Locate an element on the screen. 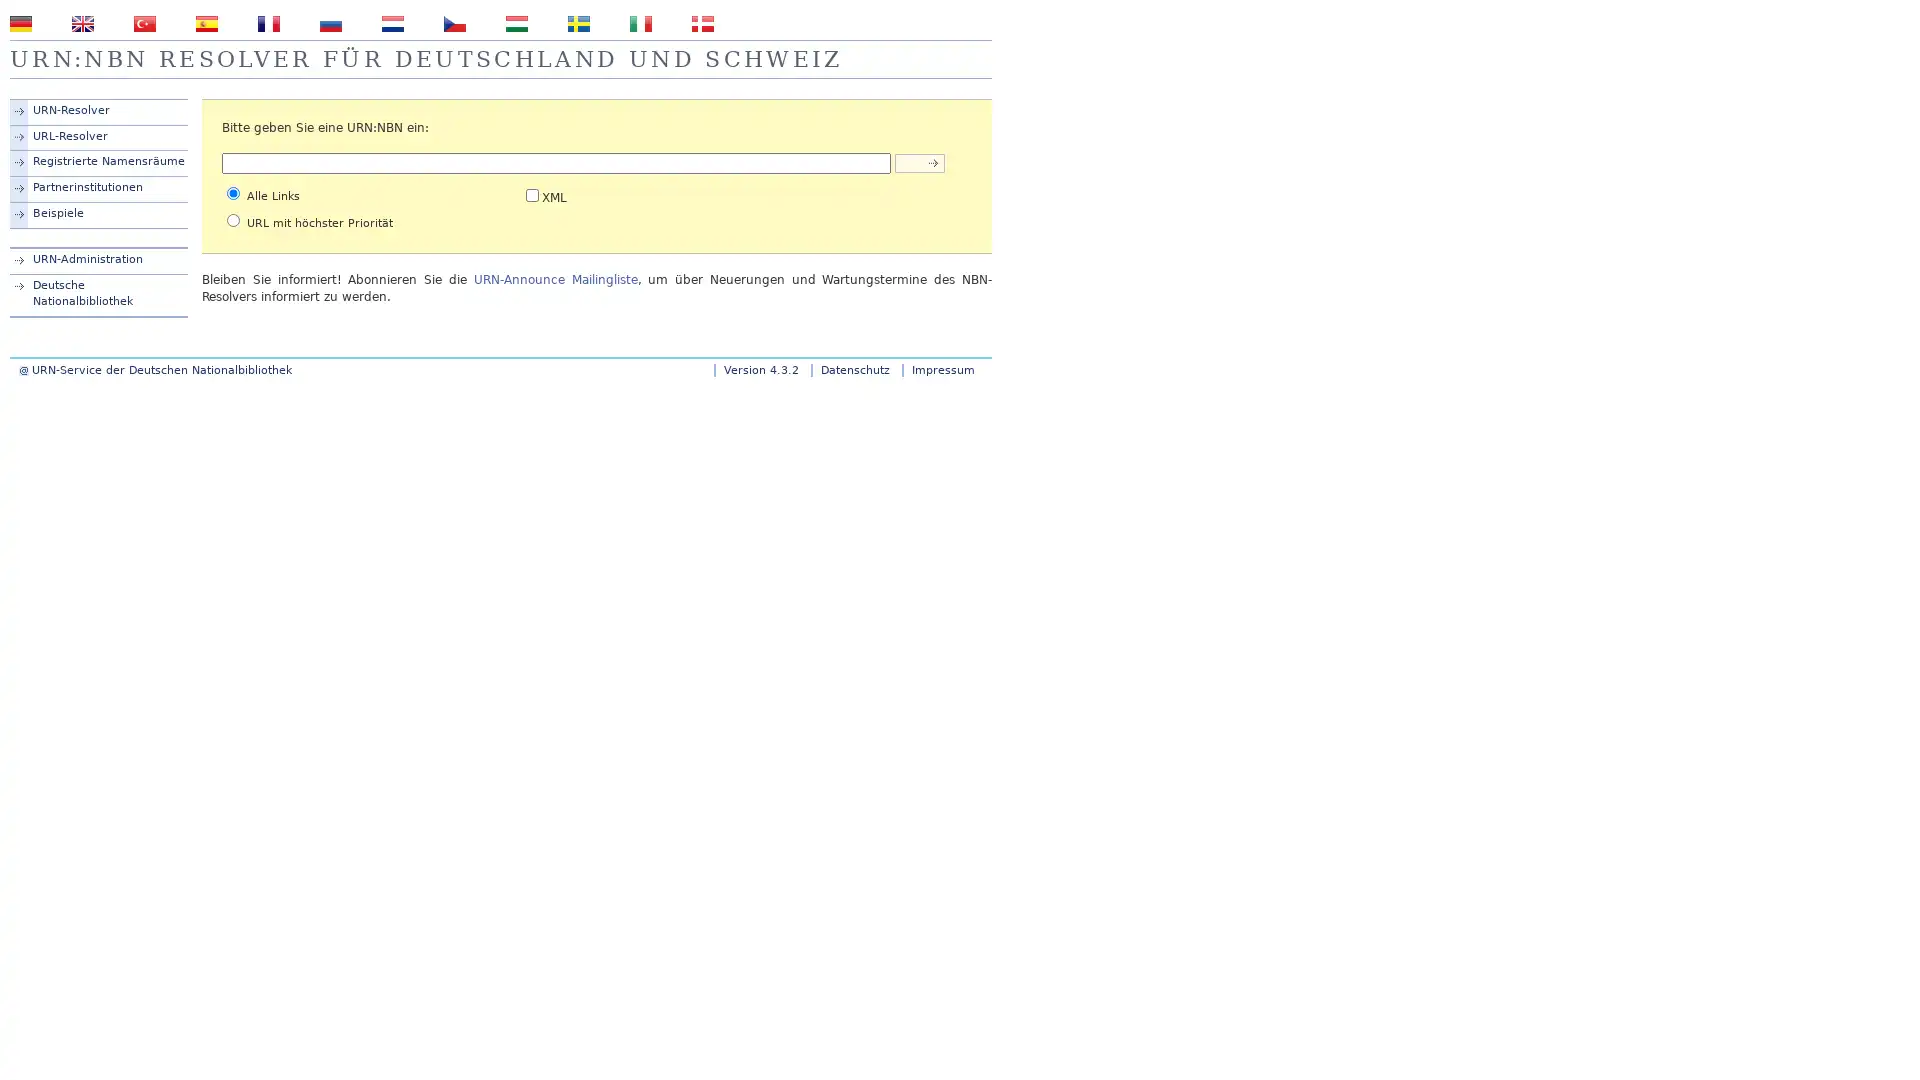  cz is located at coordinates (454, 23).